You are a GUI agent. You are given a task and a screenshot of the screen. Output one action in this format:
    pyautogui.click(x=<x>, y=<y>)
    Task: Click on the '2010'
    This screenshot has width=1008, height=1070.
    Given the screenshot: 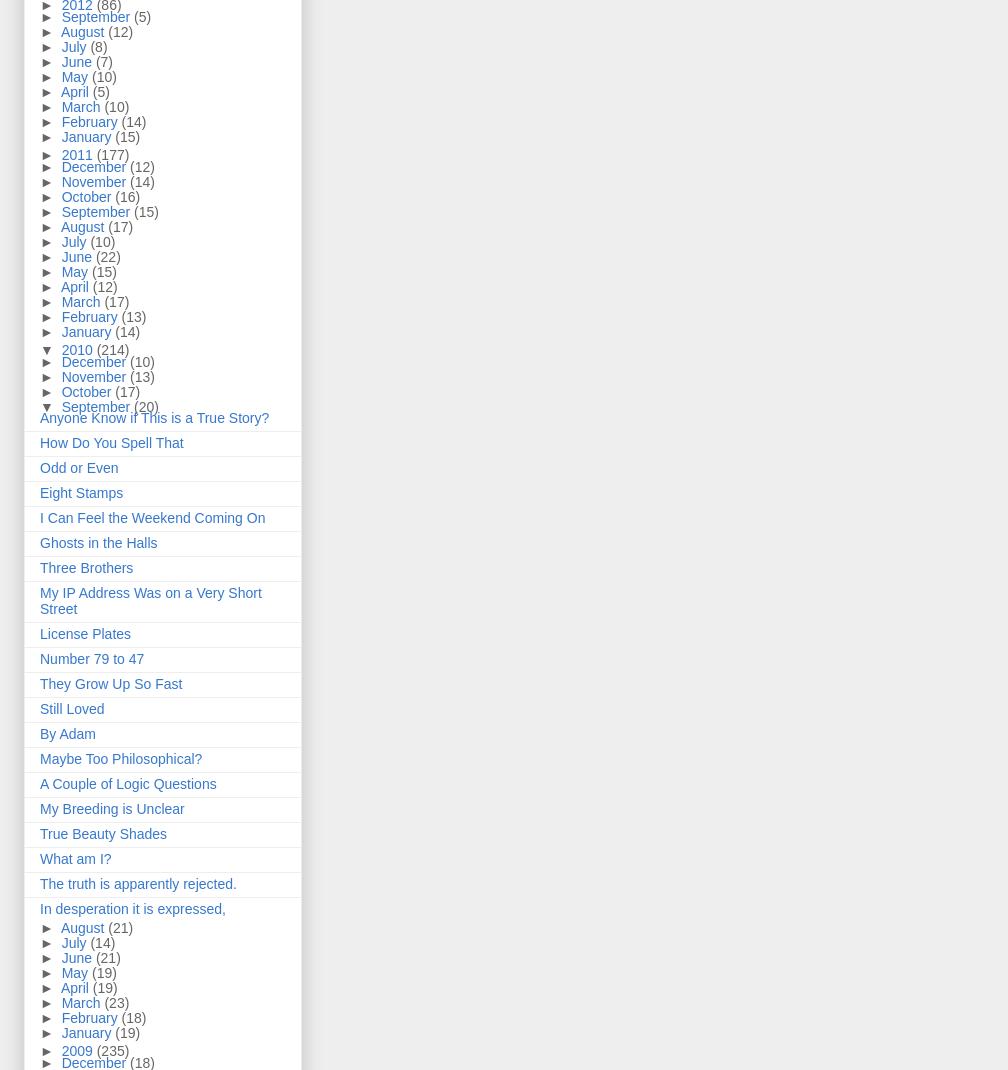 What is the action you would take?
    pyautogui.click(x=78, y=349)
    